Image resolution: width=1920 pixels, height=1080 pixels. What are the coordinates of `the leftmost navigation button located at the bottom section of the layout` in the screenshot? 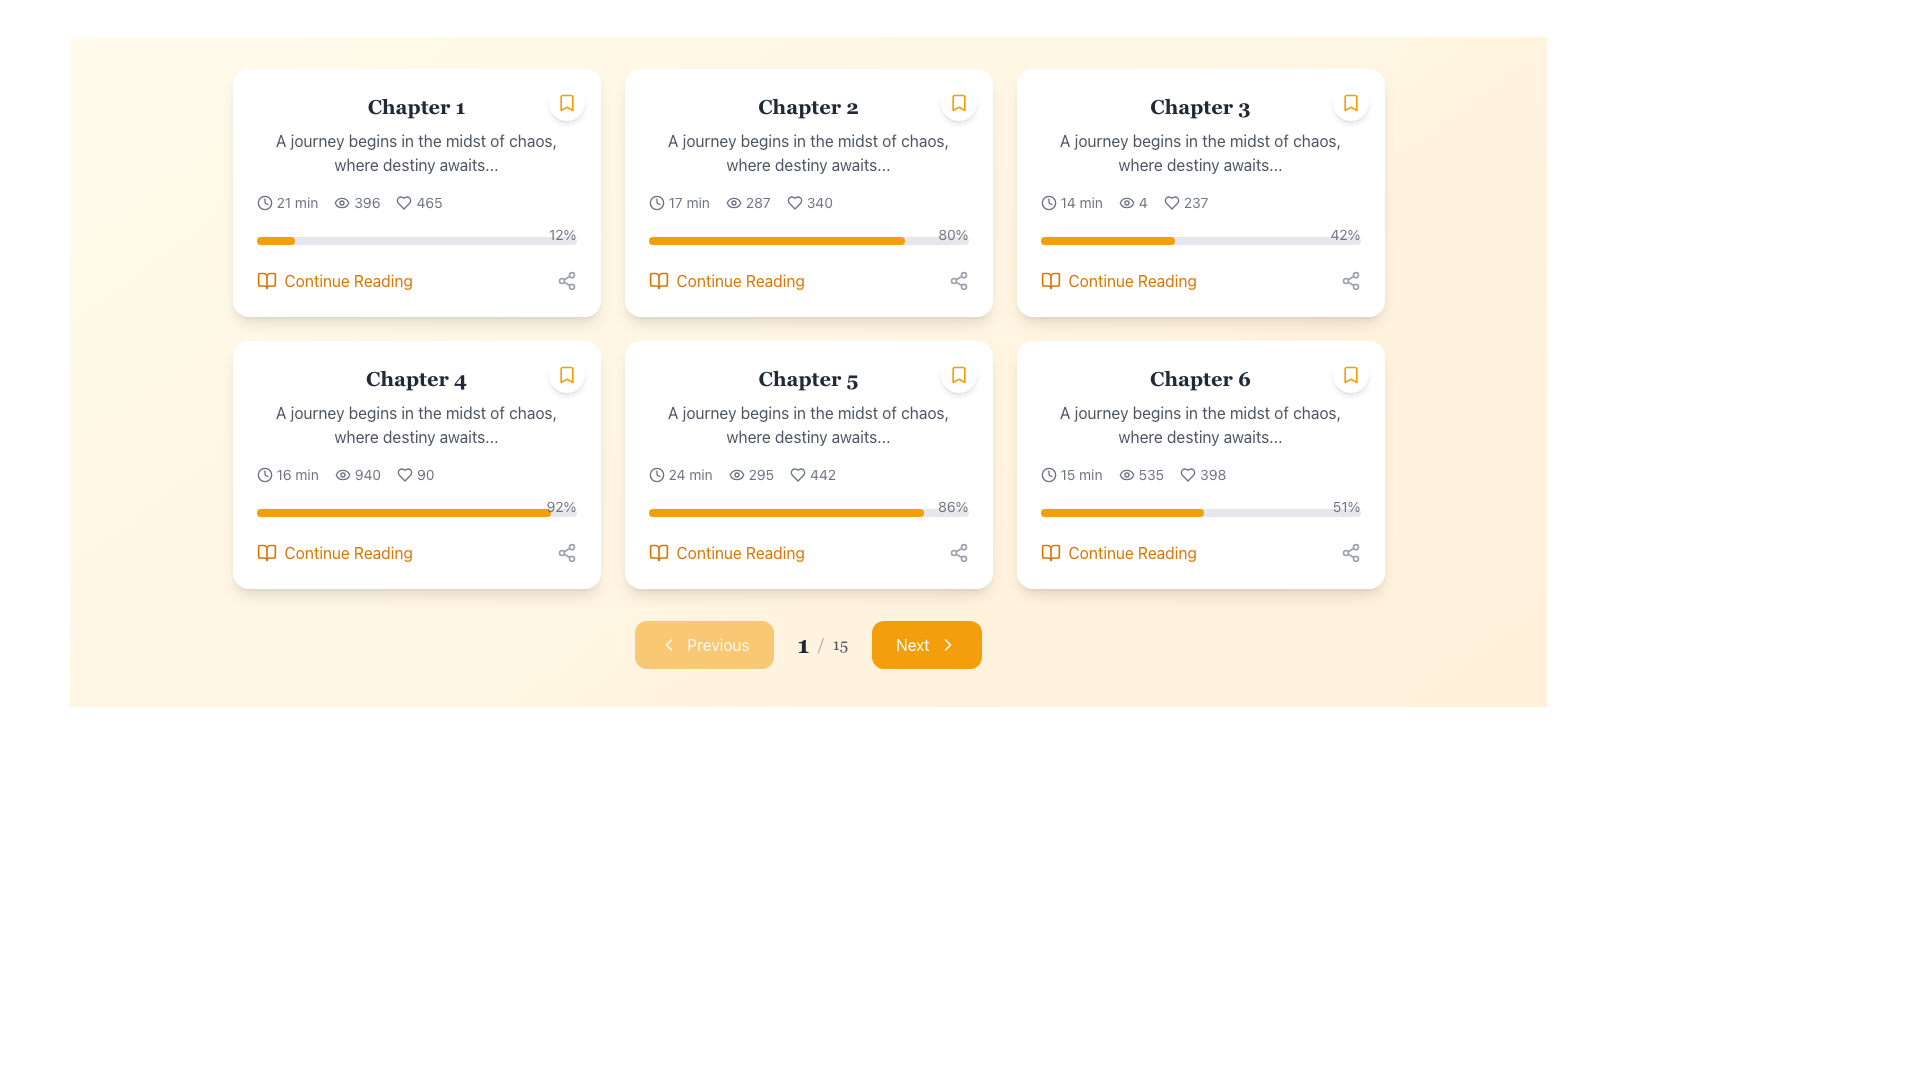 It's located at (704, 644).